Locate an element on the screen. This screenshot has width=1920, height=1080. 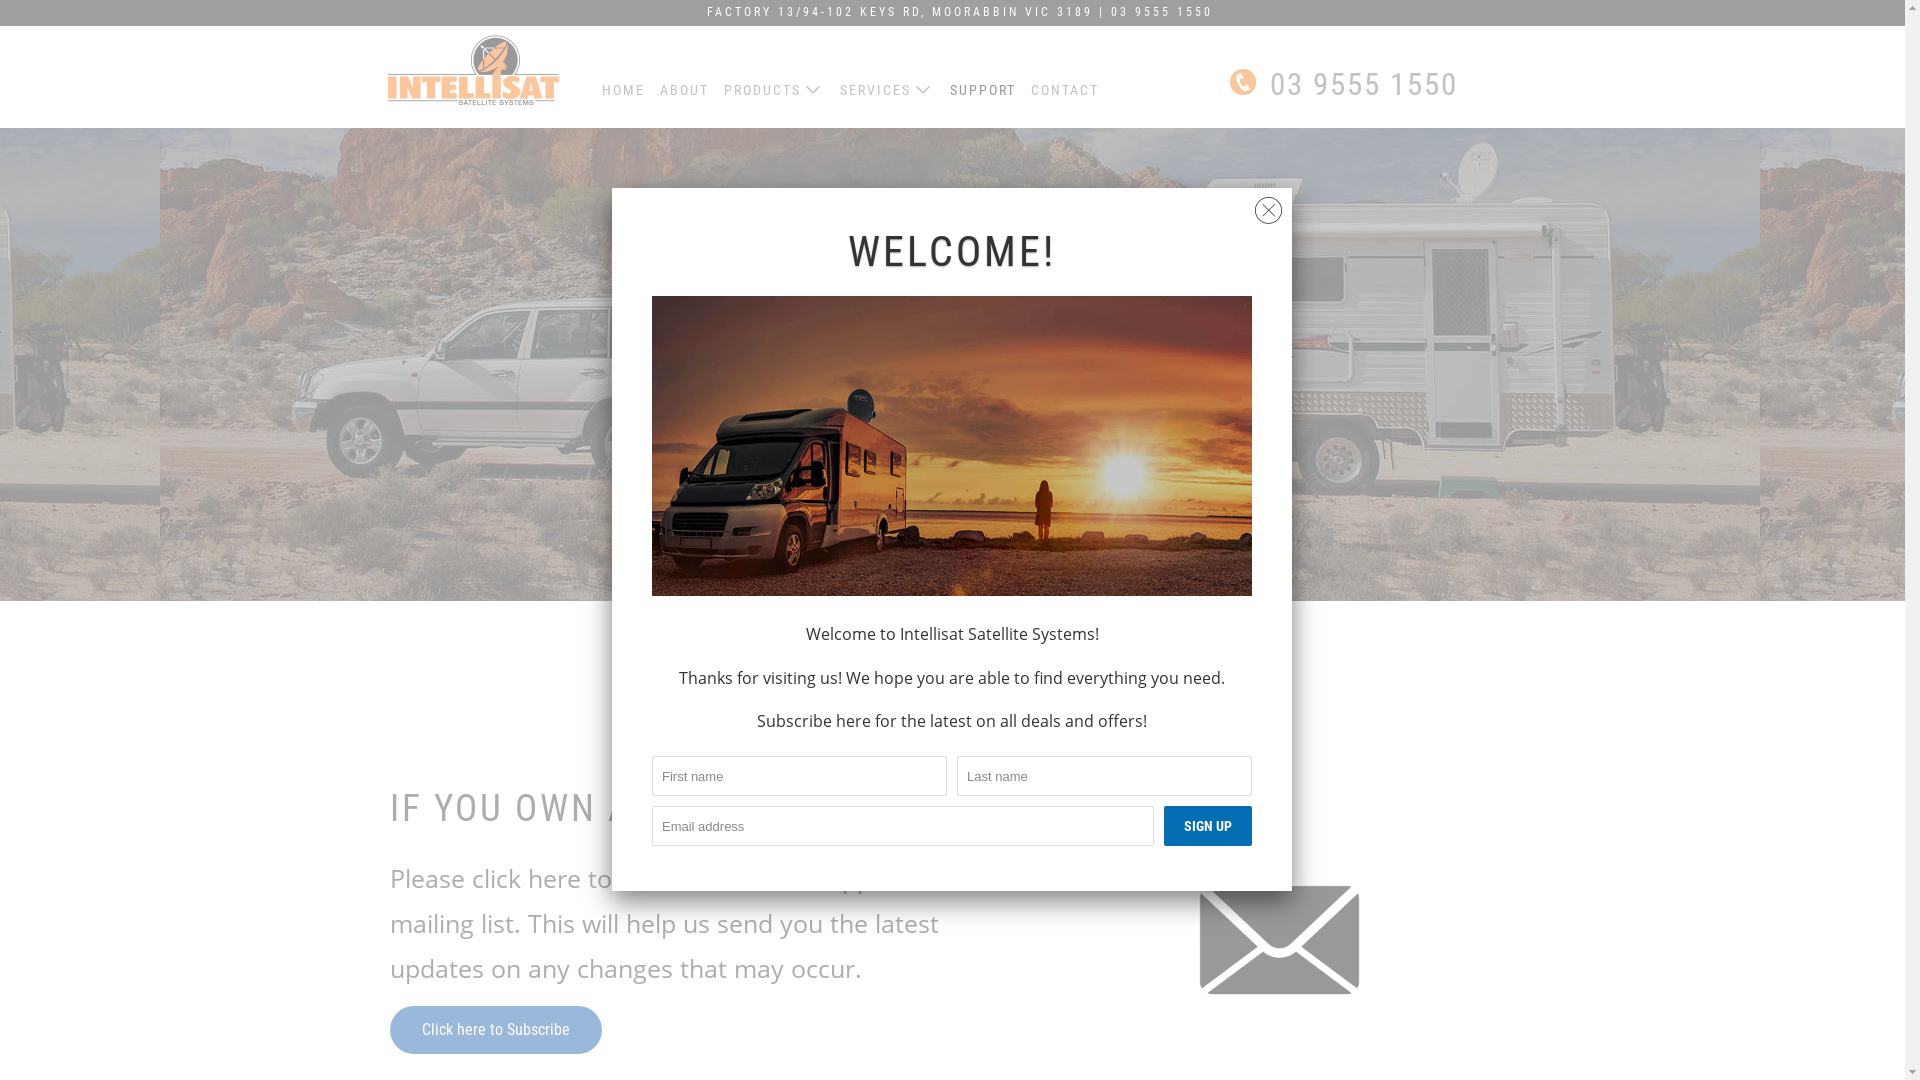
'Intellisat' is located at coordinates (369, 75).